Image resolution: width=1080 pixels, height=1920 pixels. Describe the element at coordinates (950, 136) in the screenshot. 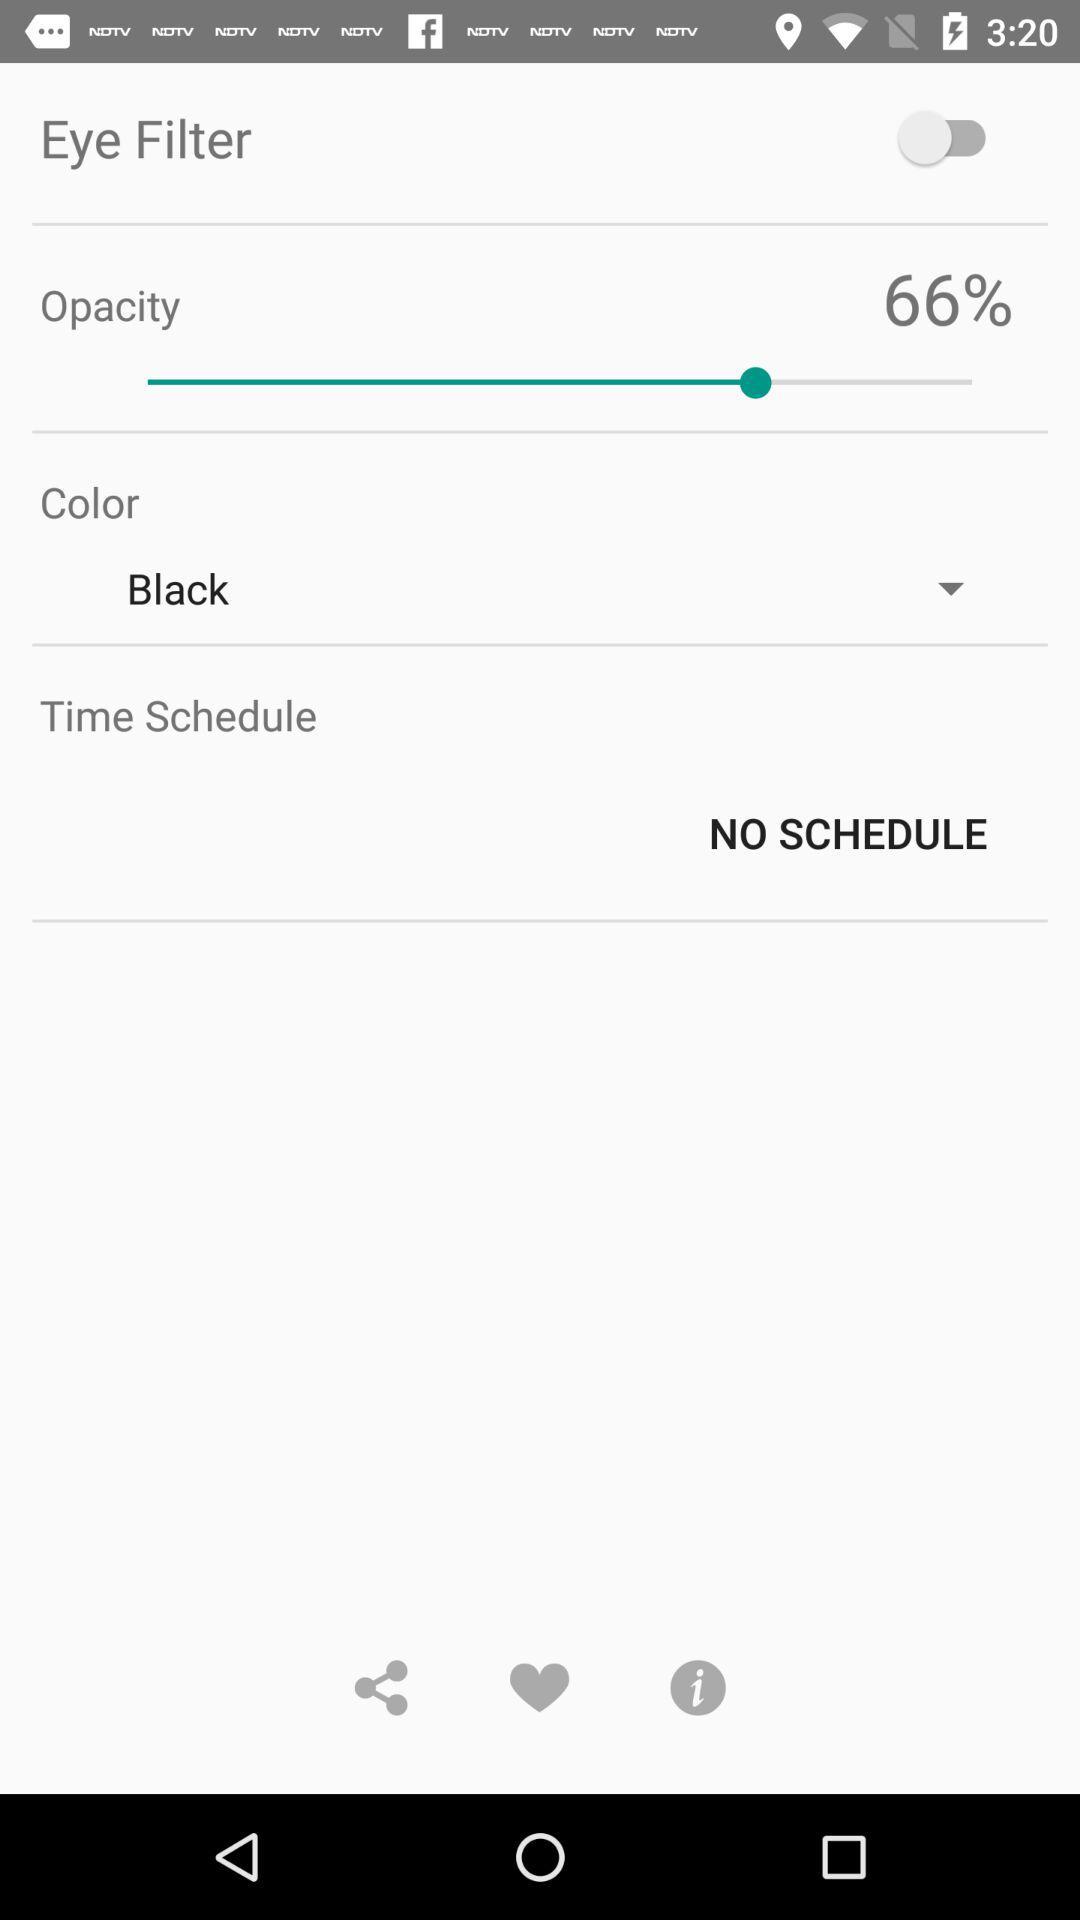

I see `eye filter option` at that location.